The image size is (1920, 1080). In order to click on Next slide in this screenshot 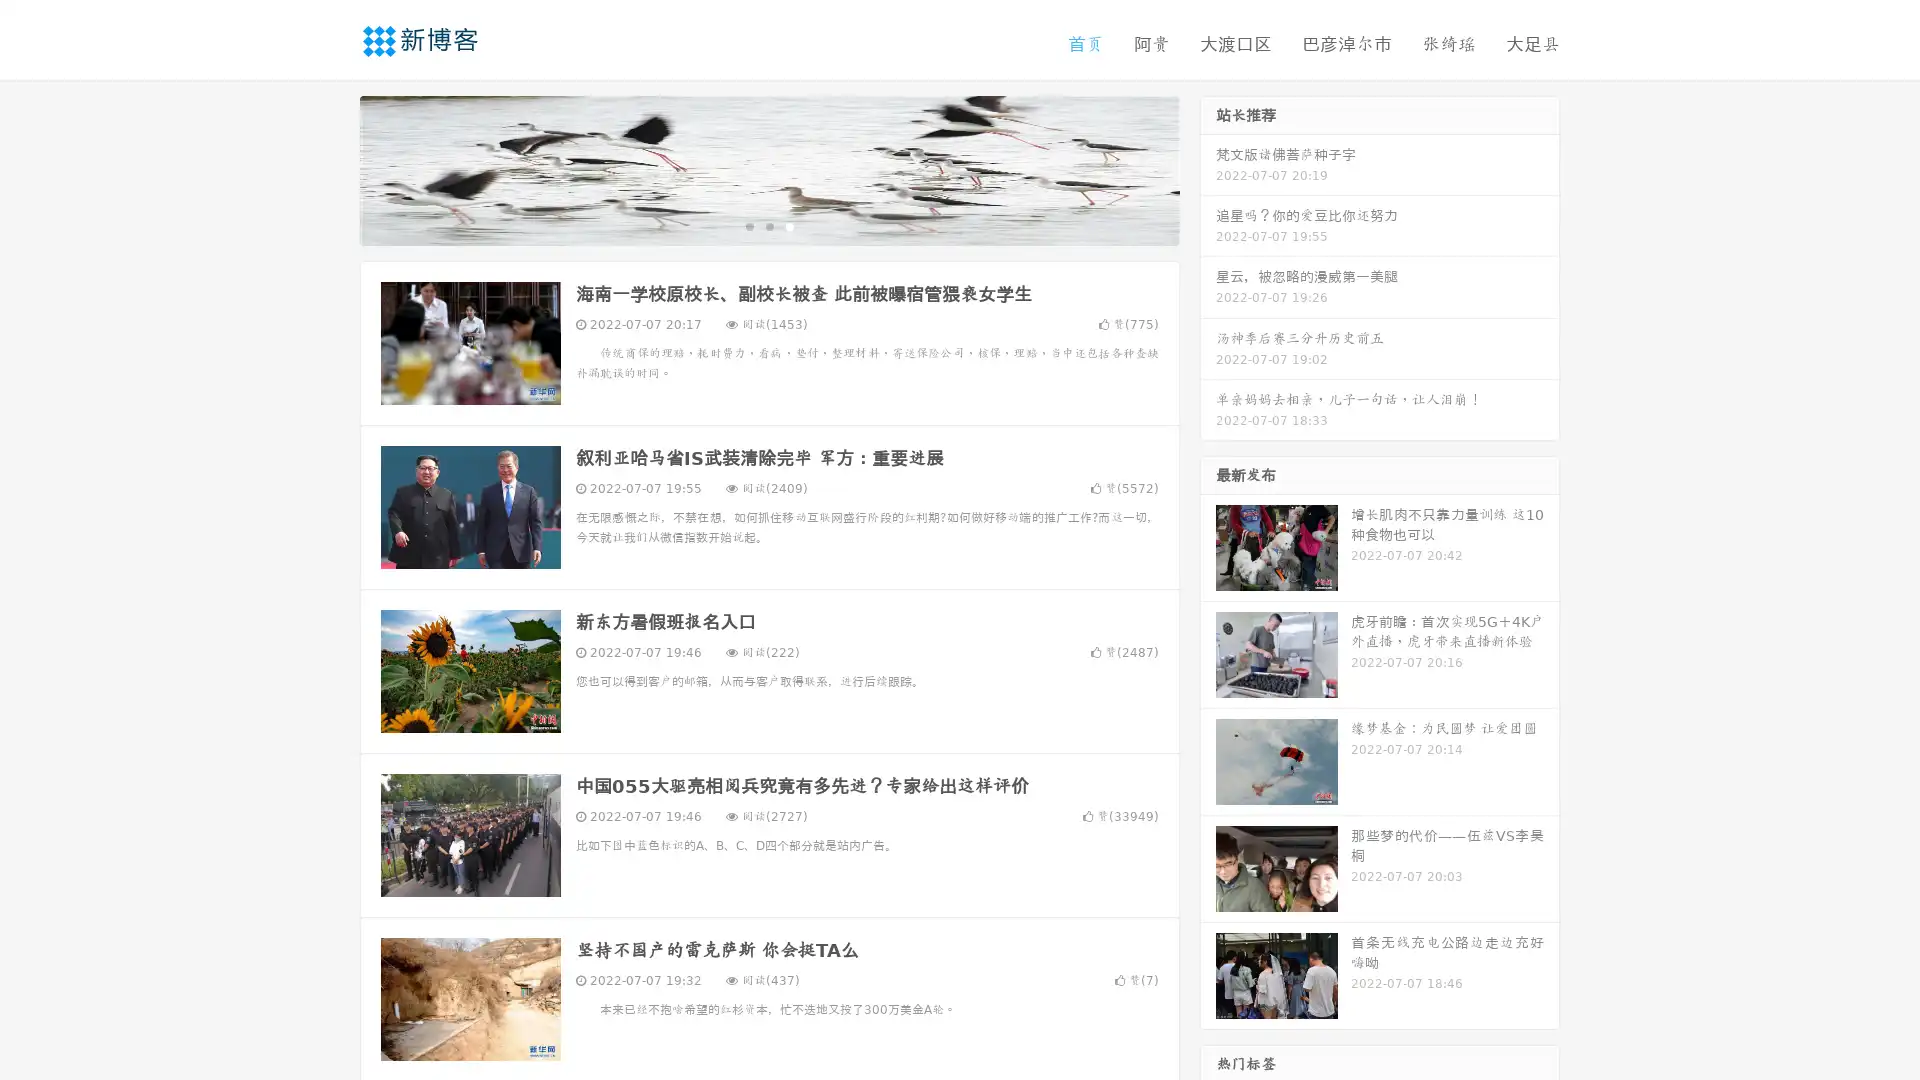, I will do `click(1208, 168)`.